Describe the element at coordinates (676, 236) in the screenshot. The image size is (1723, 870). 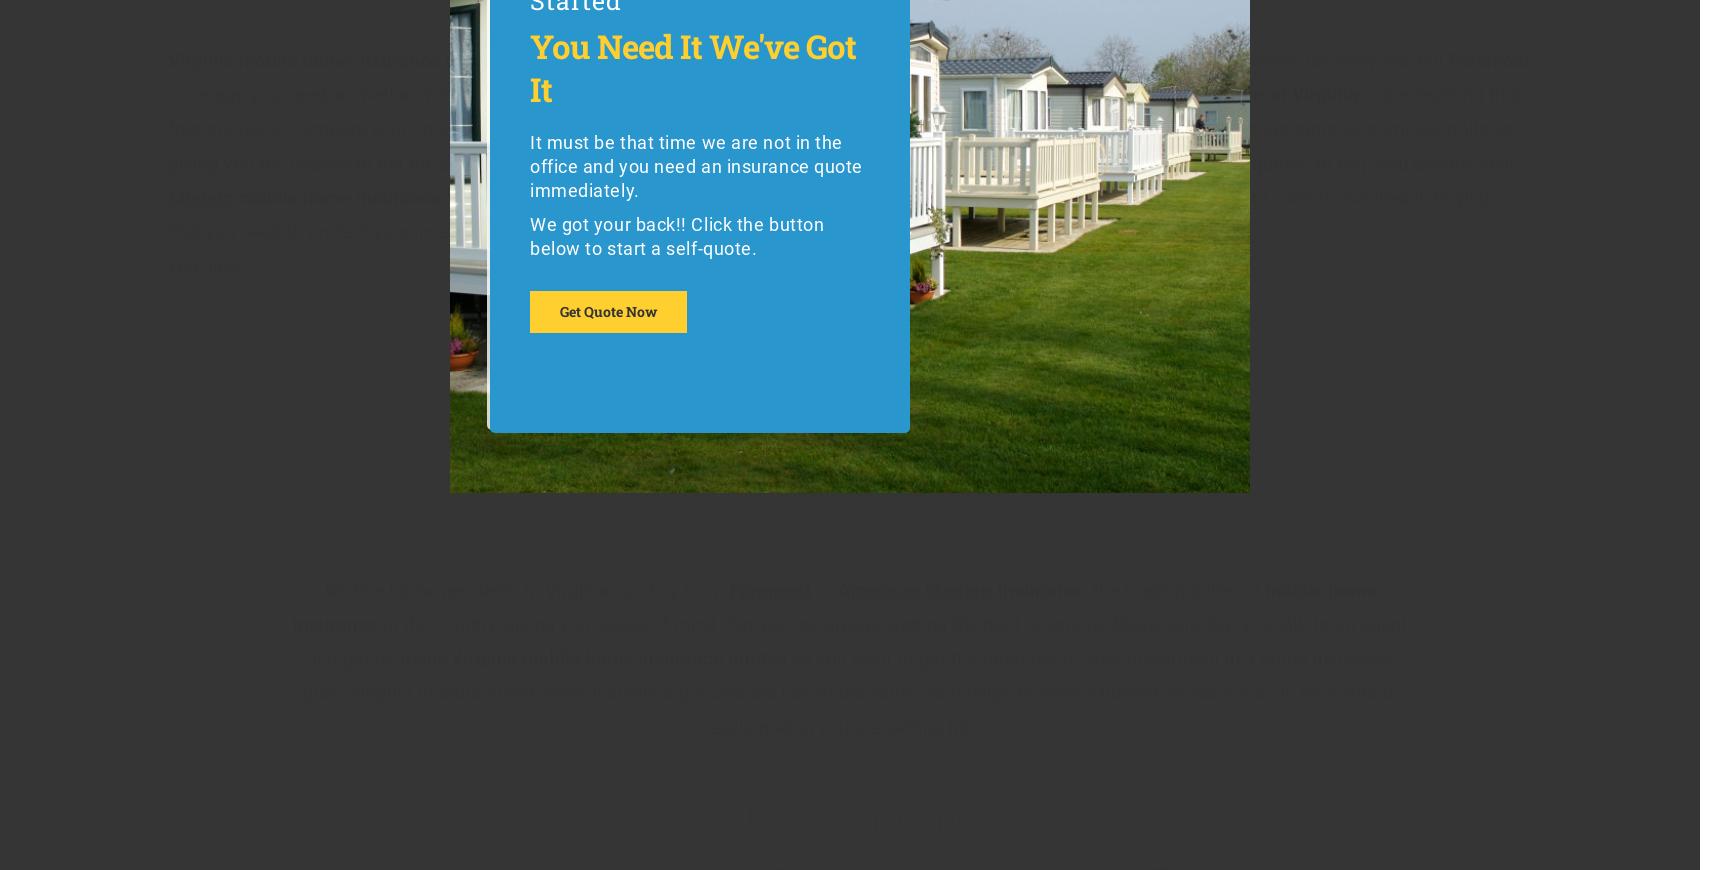
I see `'We got your back!! Click the button below to start a self-quote.'` at that location.